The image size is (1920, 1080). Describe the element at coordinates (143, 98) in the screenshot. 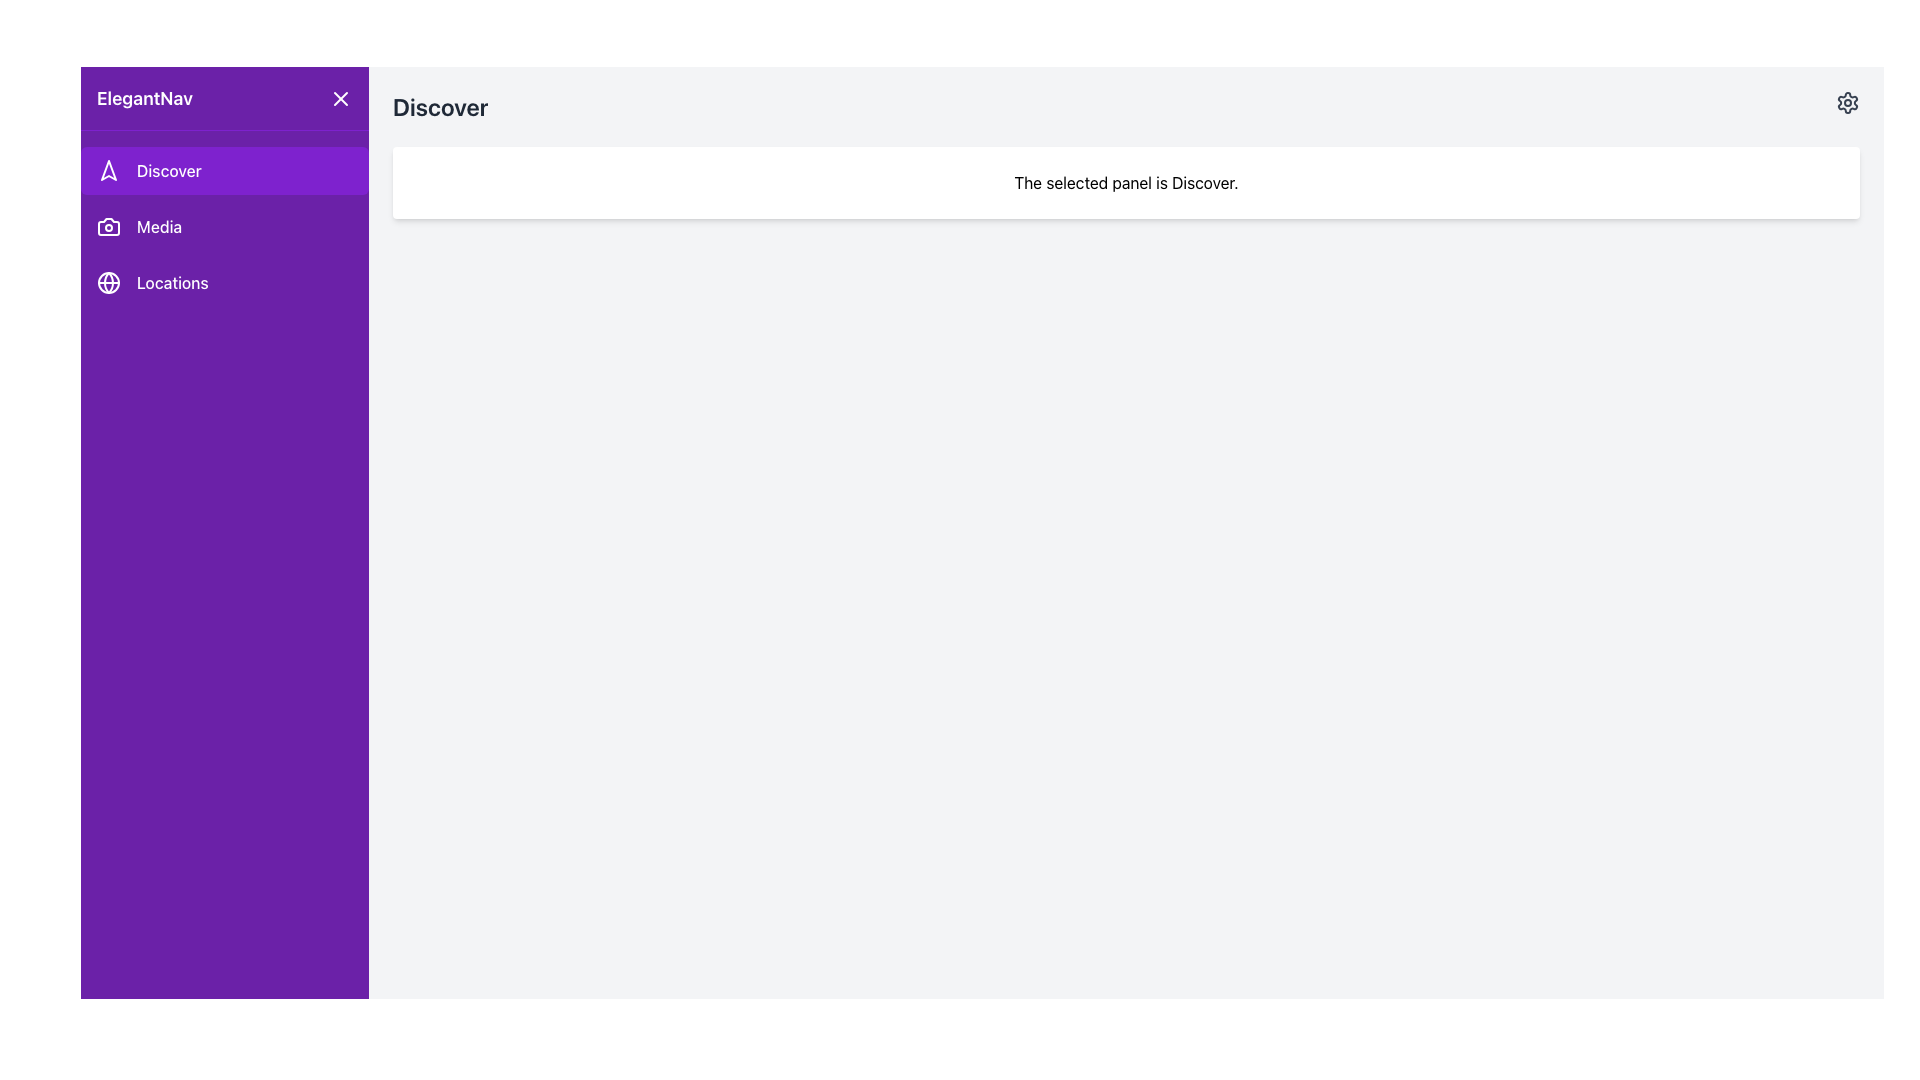

I see `text from the Text Label located at the top-left corner of the purple-colored sidebar, which serves as a title for the navigation section` at that location.